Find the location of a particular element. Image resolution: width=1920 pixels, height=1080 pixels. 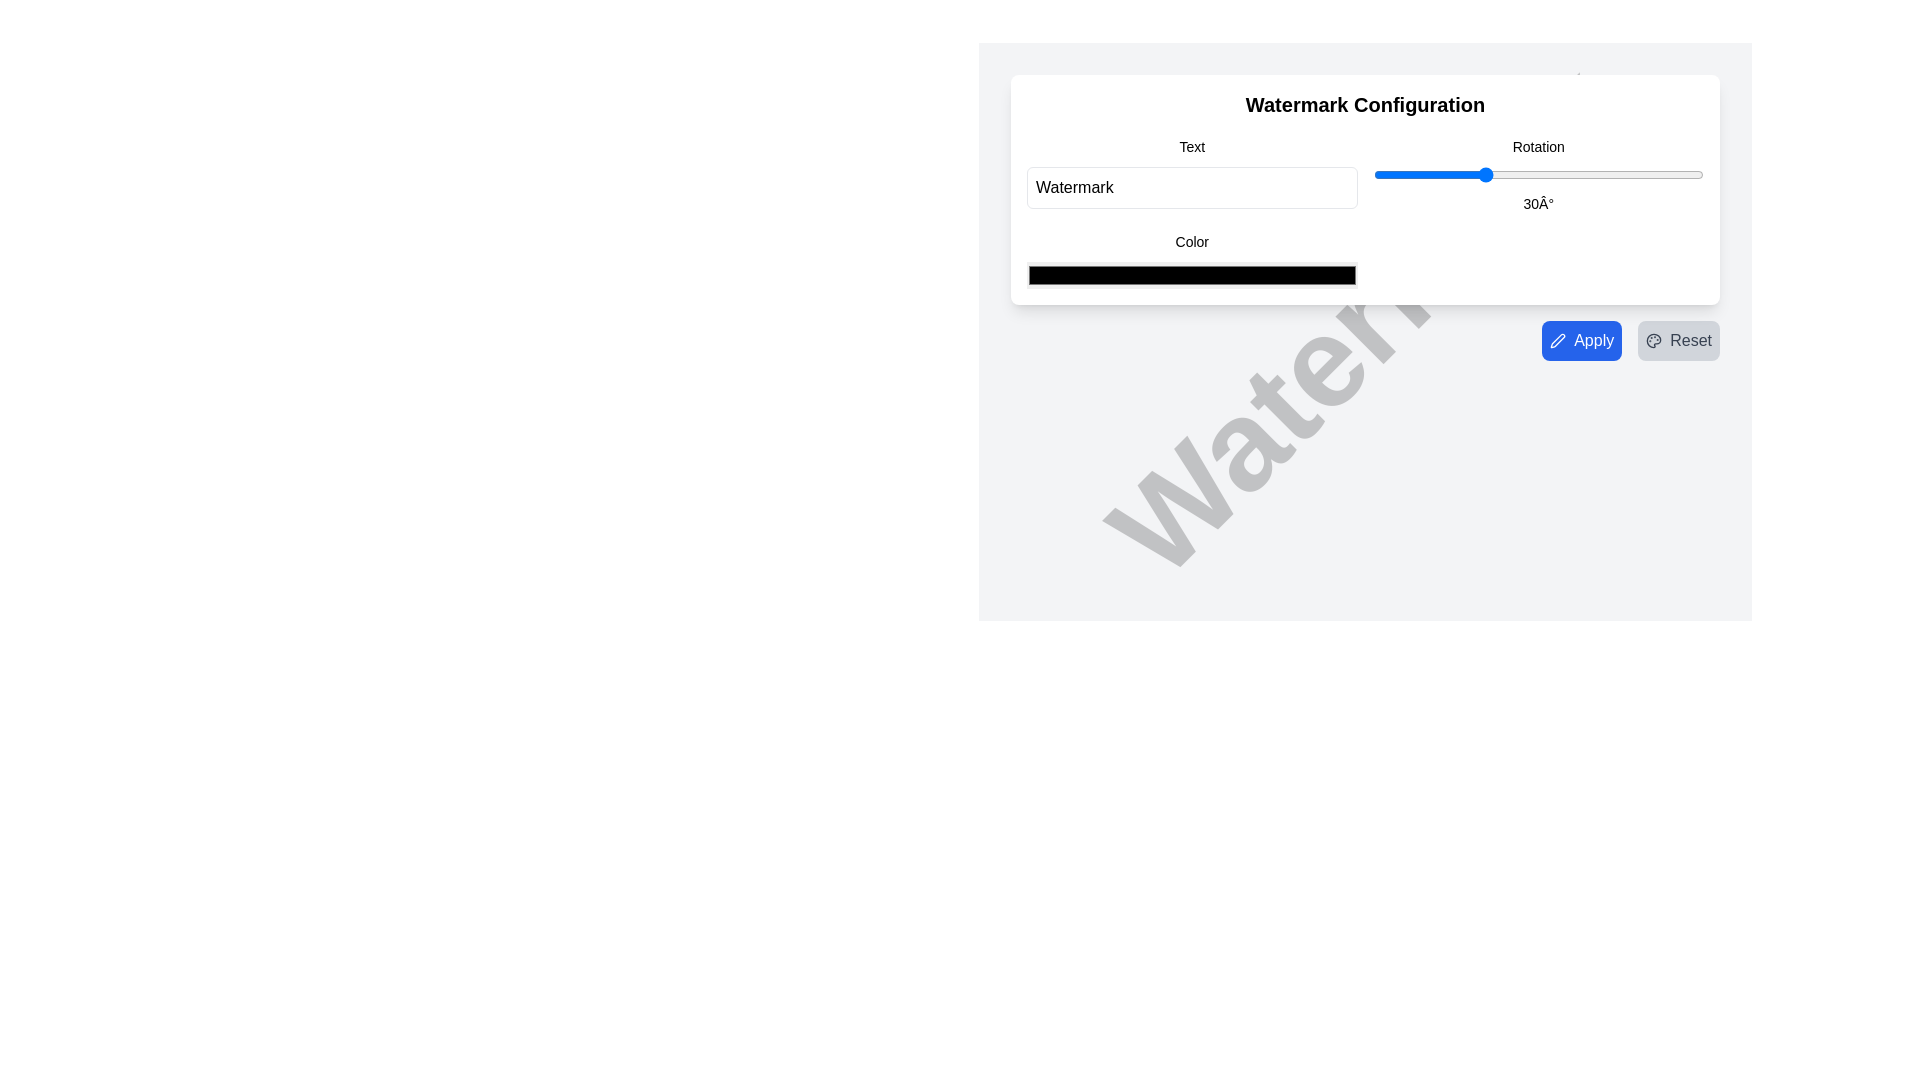

rotation is located at coordinates (1684, 173).